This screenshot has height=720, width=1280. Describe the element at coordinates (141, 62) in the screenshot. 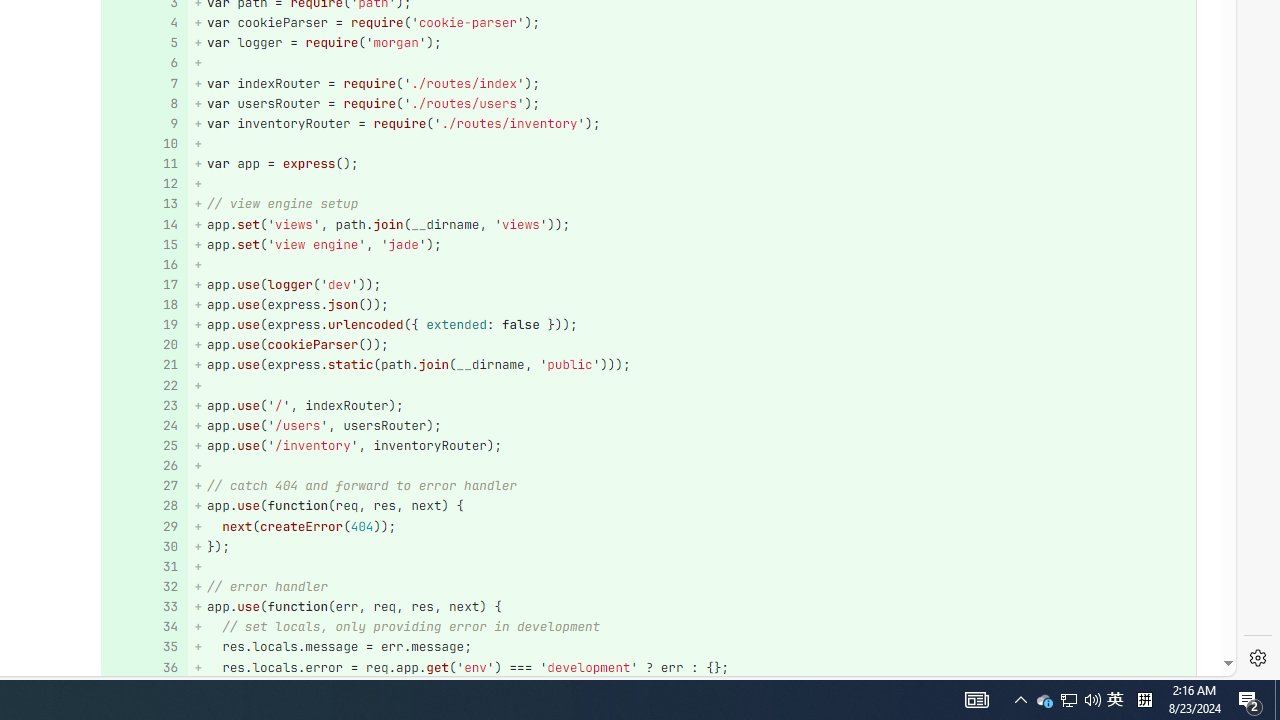

I see `'6'` at that location.